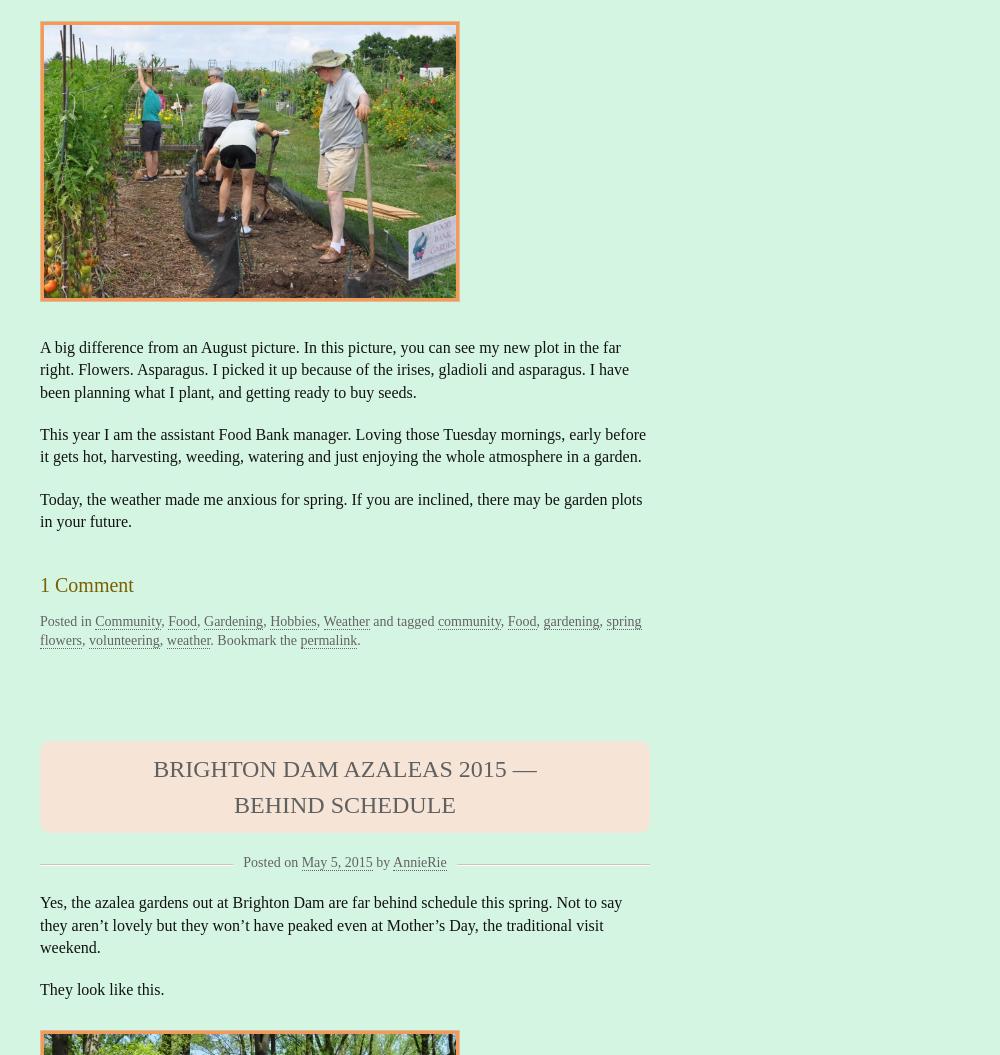 The height and width of the screenshot is (1055, 1000). What do you see at coordinates (128, 620) in the screenshot?
I see `'Community'` at bounding box center [128, 620].